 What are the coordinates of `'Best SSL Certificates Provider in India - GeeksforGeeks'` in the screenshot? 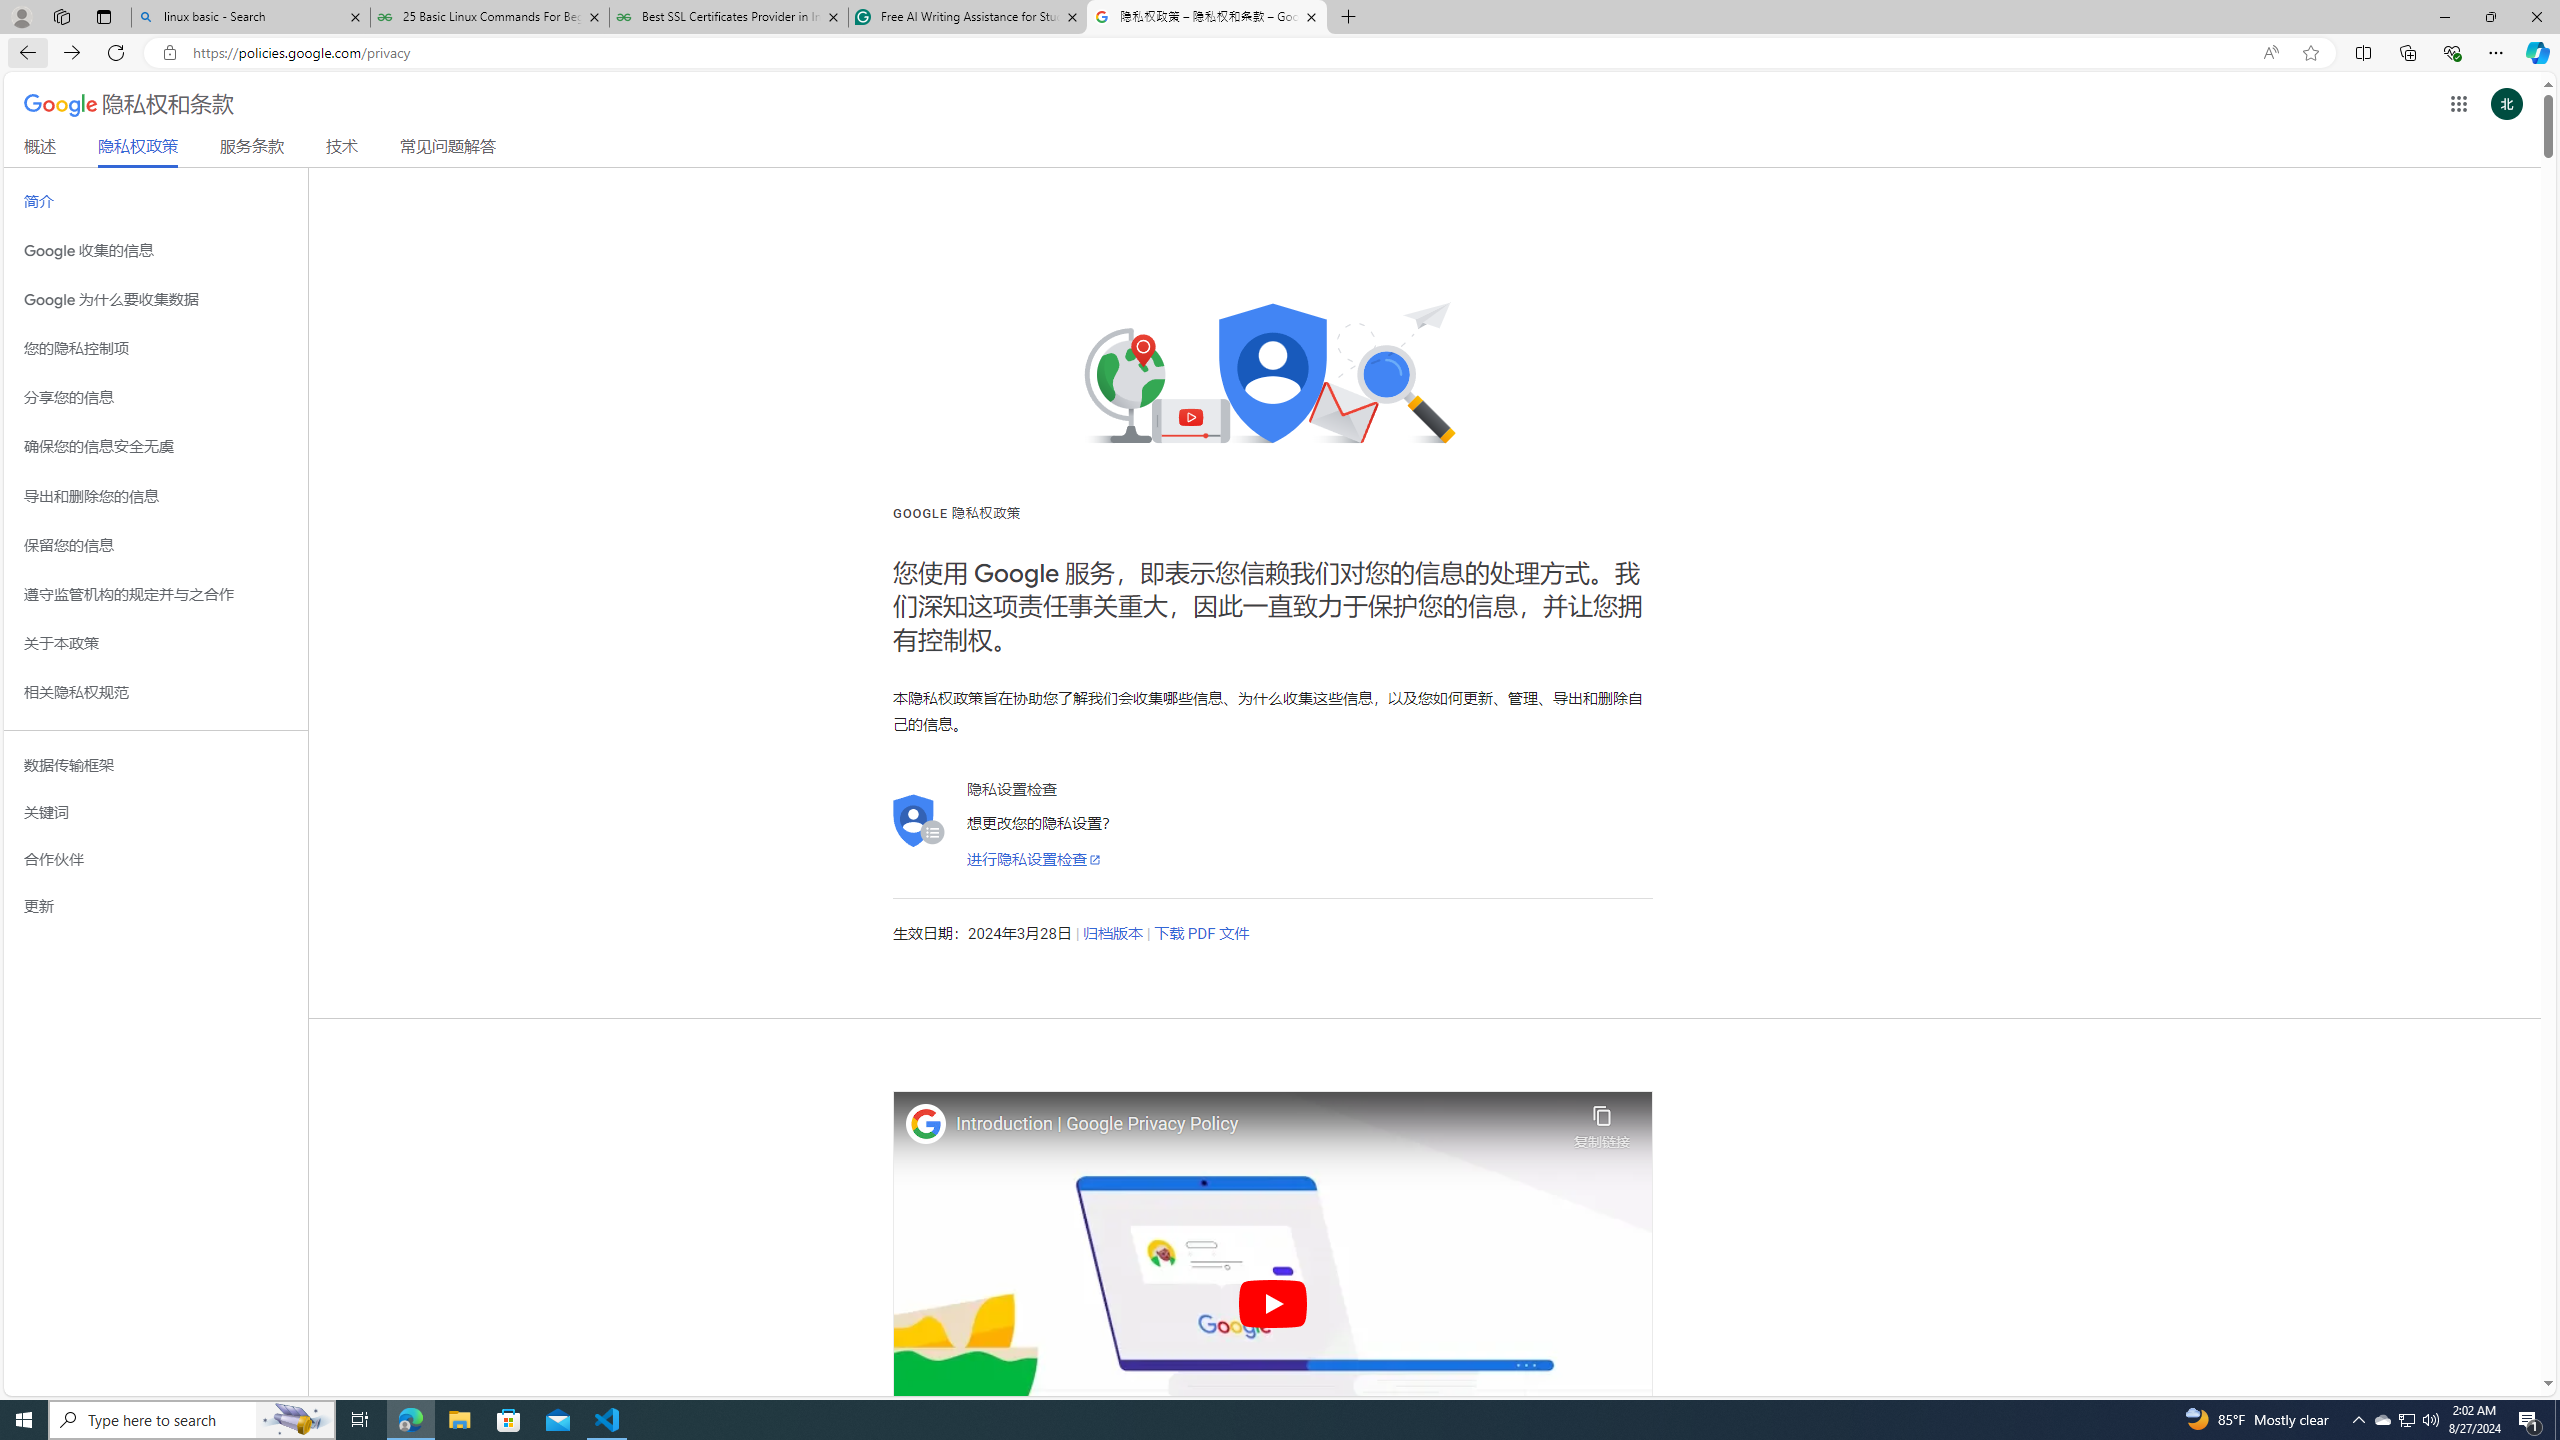 It's located at (729, 16).